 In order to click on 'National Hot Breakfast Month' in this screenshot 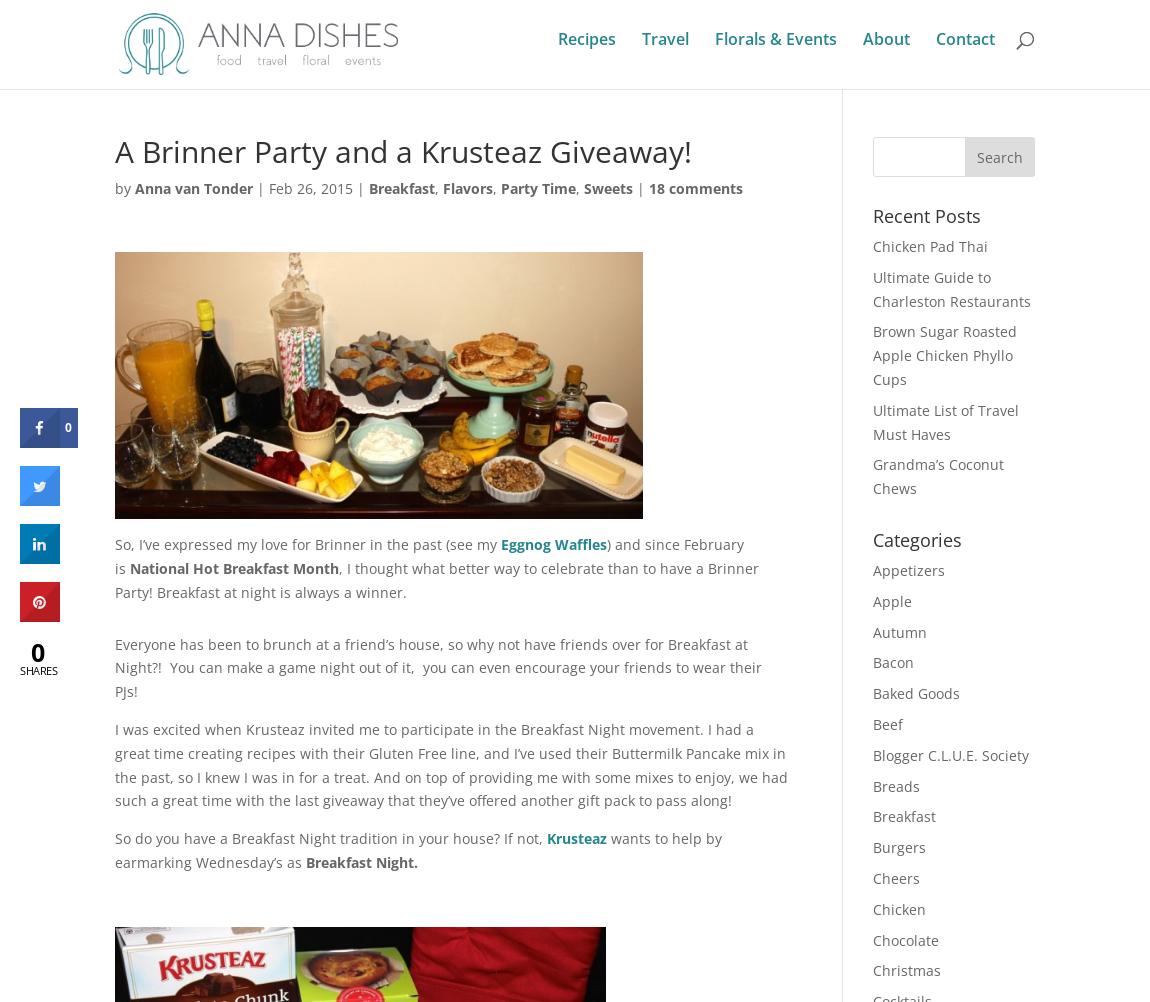, I will do `click(233, 568)`.